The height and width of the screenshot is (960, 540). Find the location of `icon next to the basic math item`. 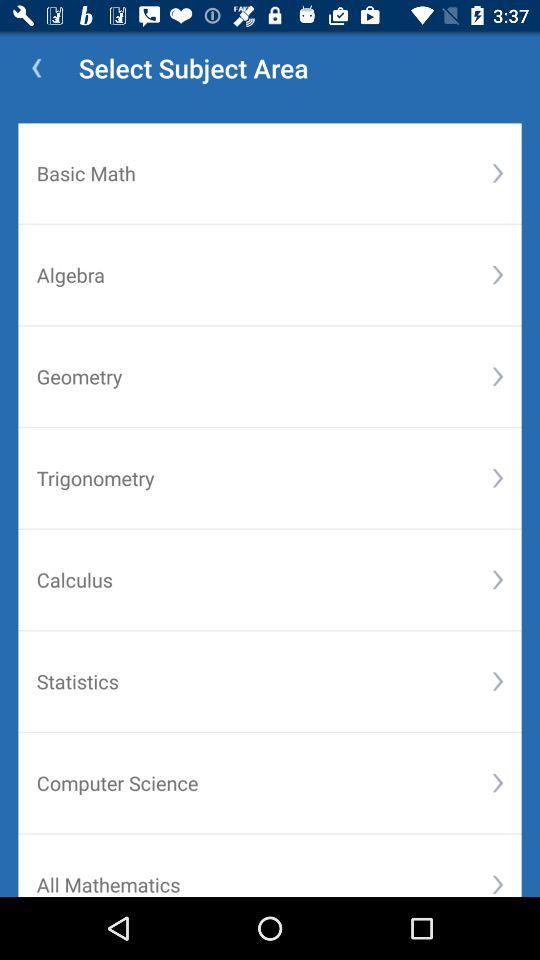

icon next to the basic math item is located at coordinates (496, 172).